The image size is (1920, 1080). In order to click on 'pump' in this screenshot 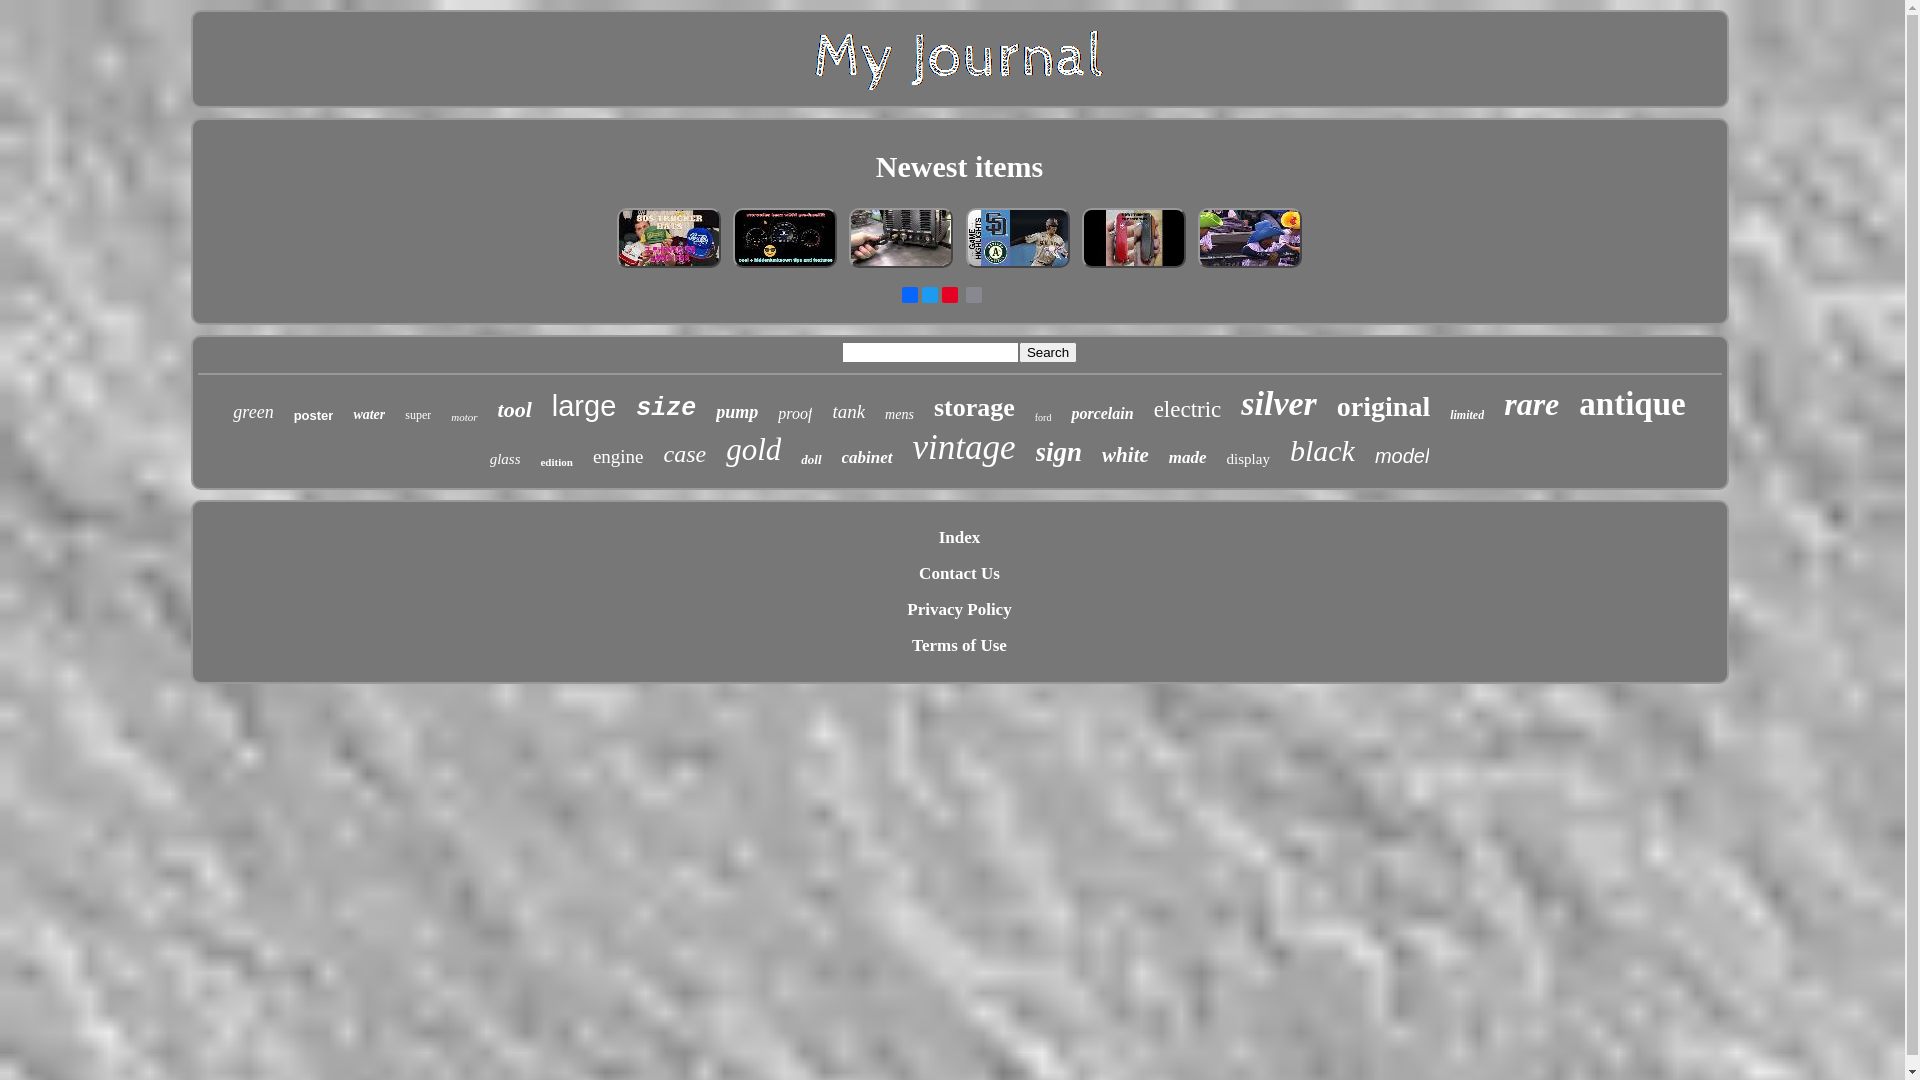, I will do `click(736, 411)`.